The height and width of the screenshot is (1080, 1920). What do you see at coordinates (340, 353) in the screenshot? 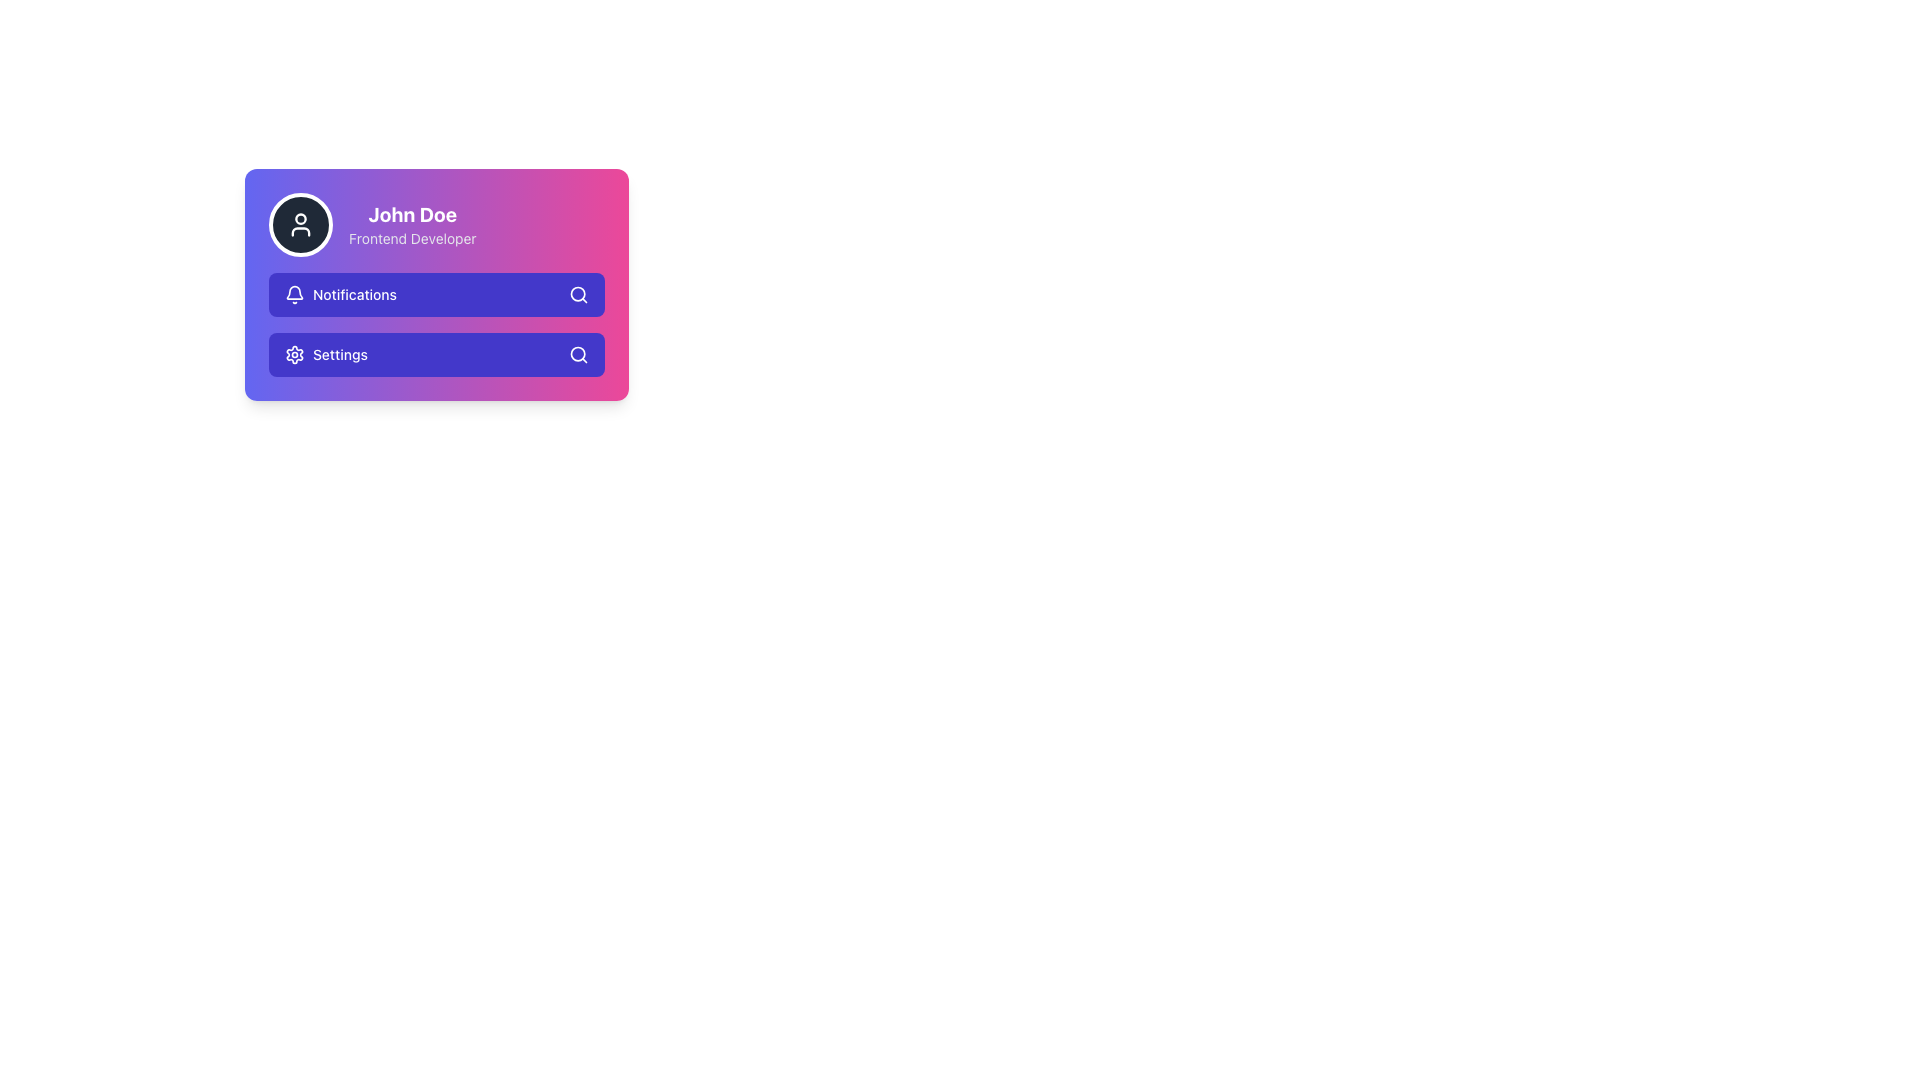
I see `the 'Settings' label, which is a white text on a blue button` at bounding box center [340, 353].